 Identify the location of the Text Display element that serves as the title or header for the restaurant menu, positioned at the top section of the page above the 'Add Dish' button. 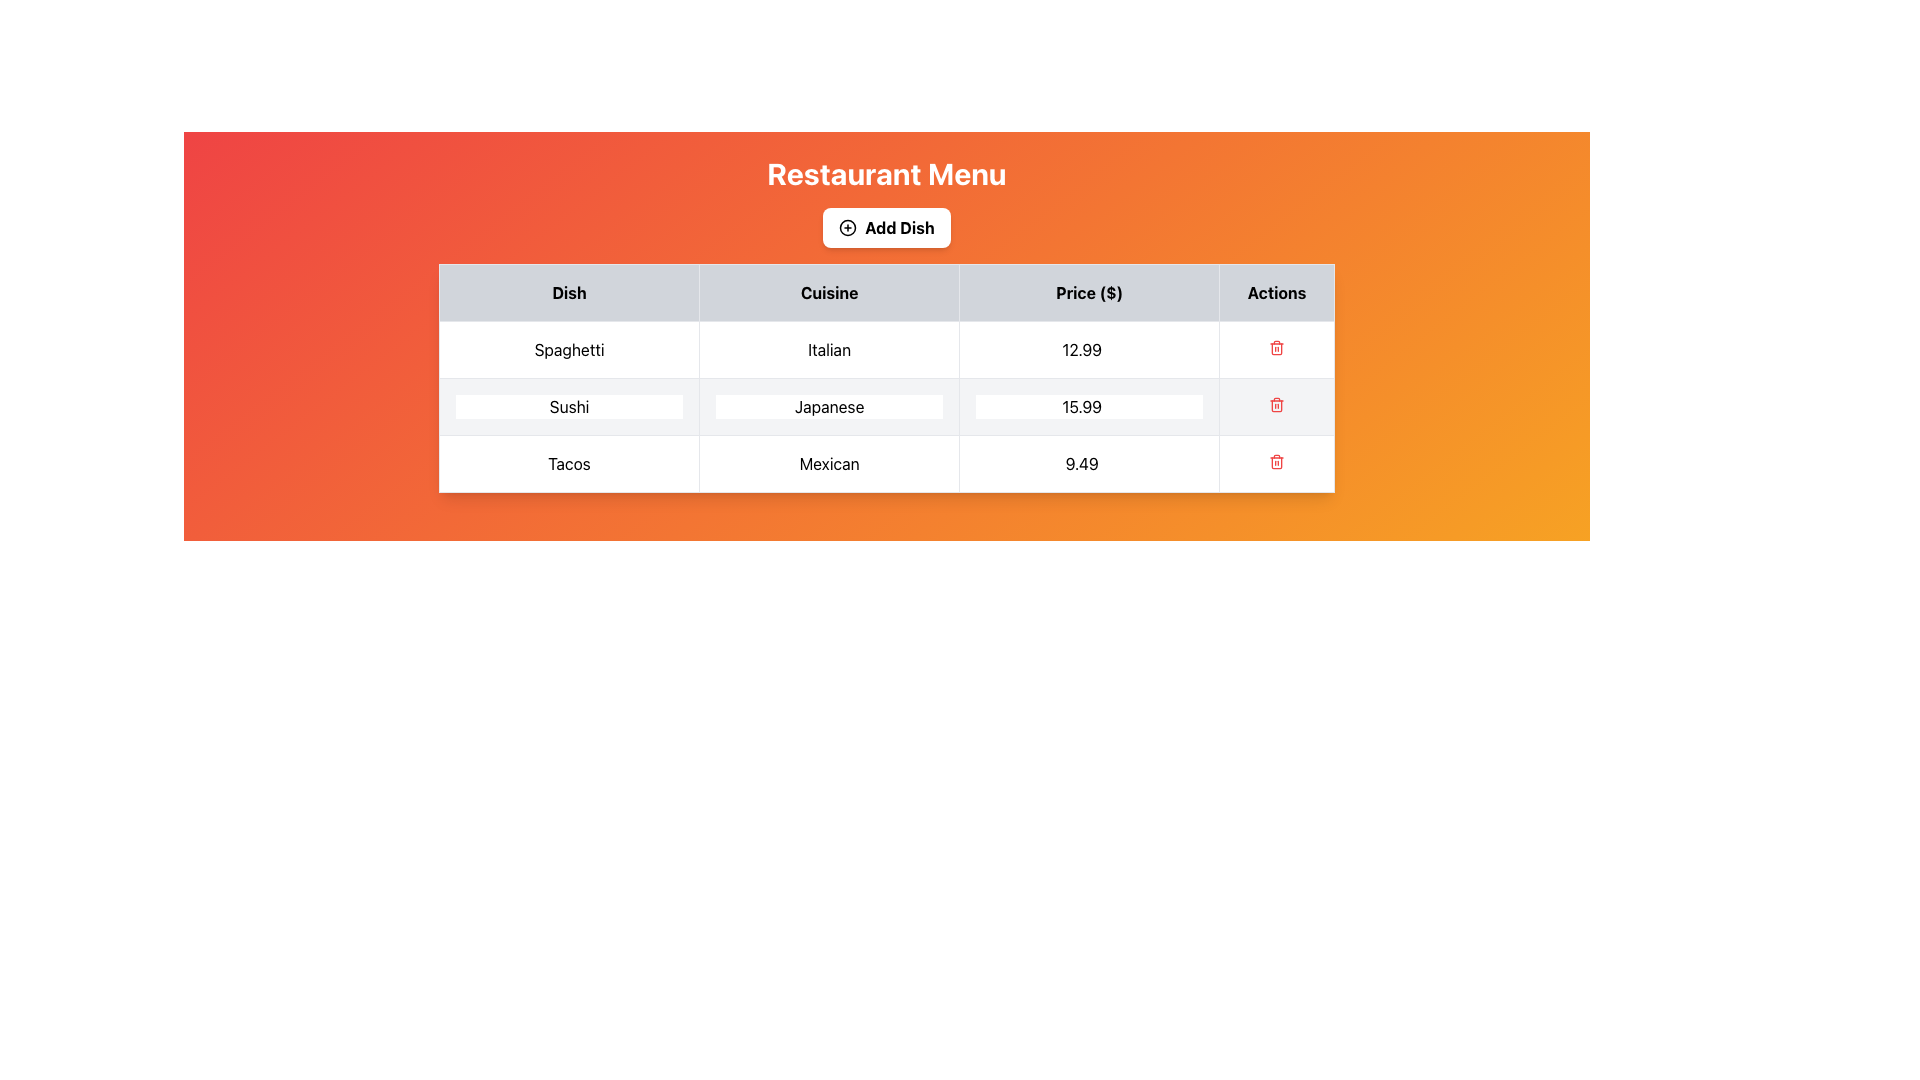
(886, 172).